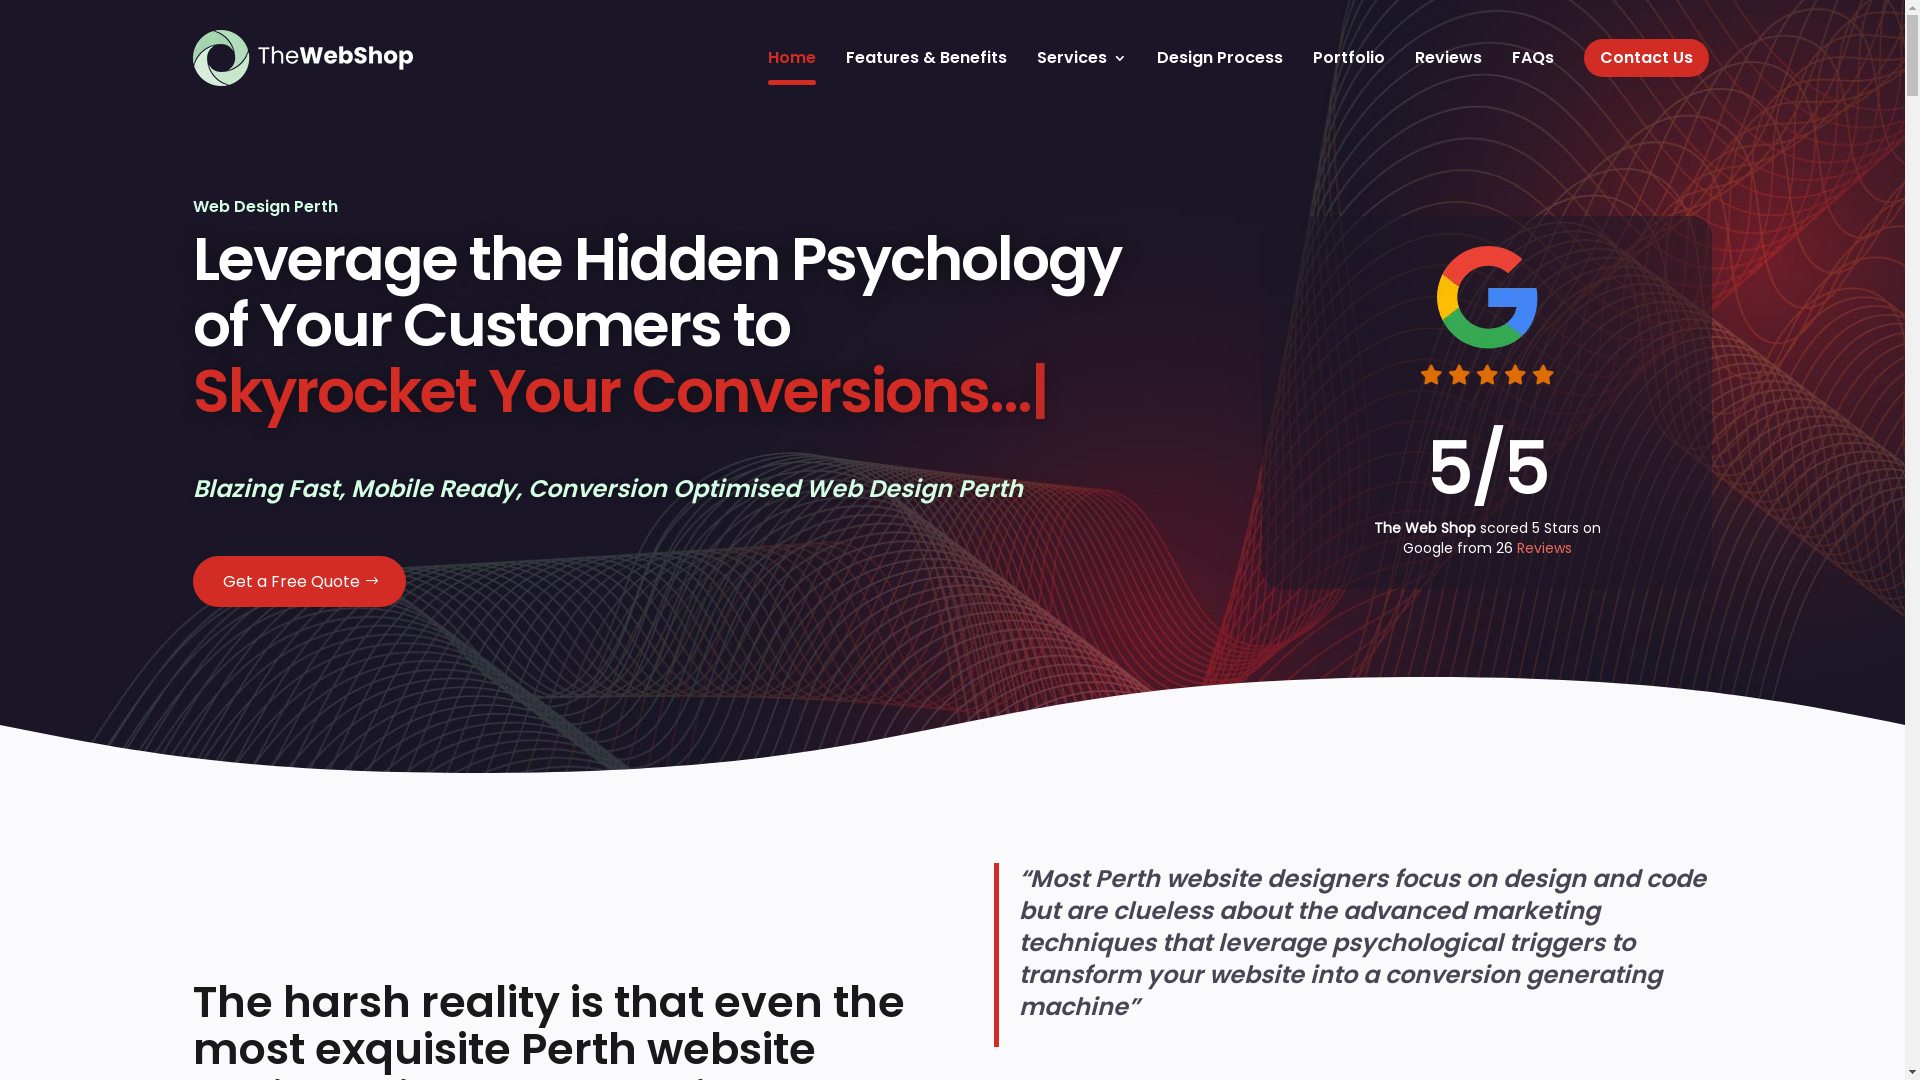  I want to click on 'Design Process', so click(1218, 56).